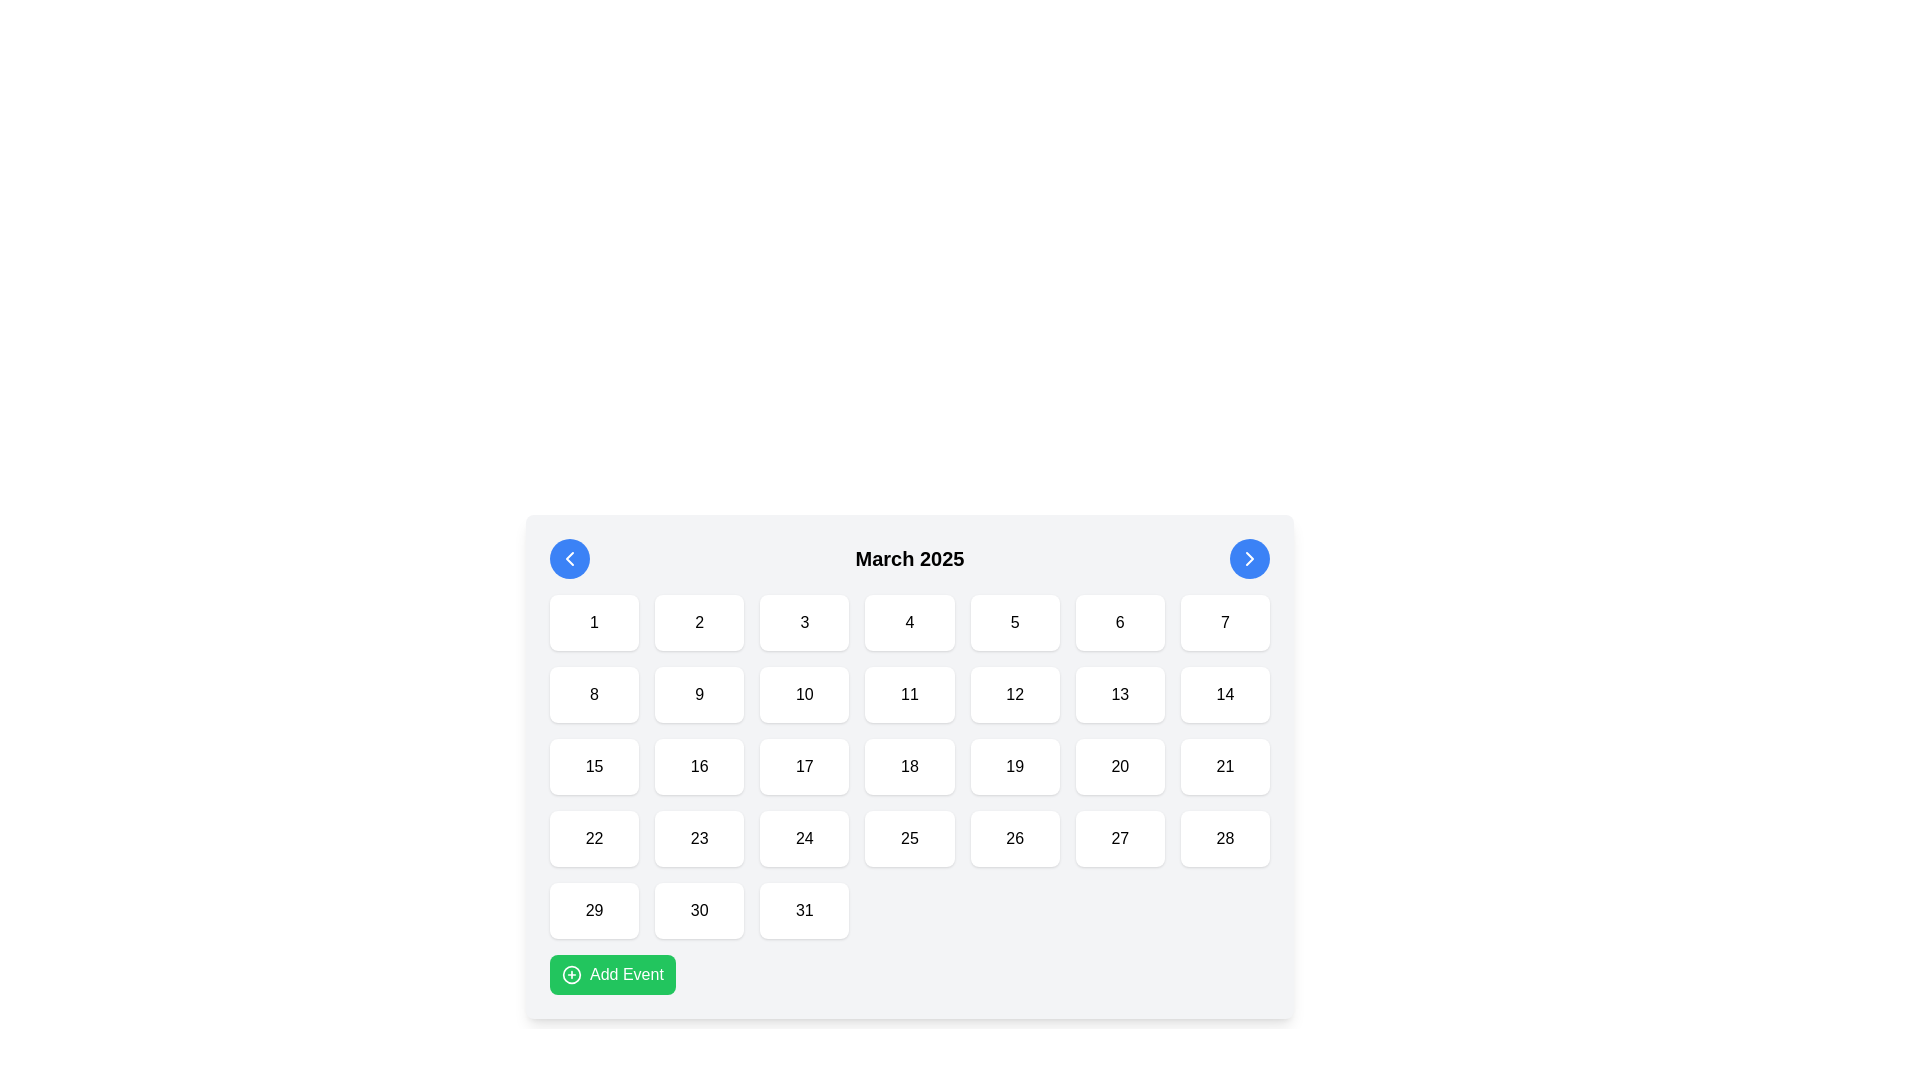  I want to click on the circular SVG shape that forms the base of the 'Add Event' button icon, located below the calendar dates in the calendar interface, so click(570, 974).